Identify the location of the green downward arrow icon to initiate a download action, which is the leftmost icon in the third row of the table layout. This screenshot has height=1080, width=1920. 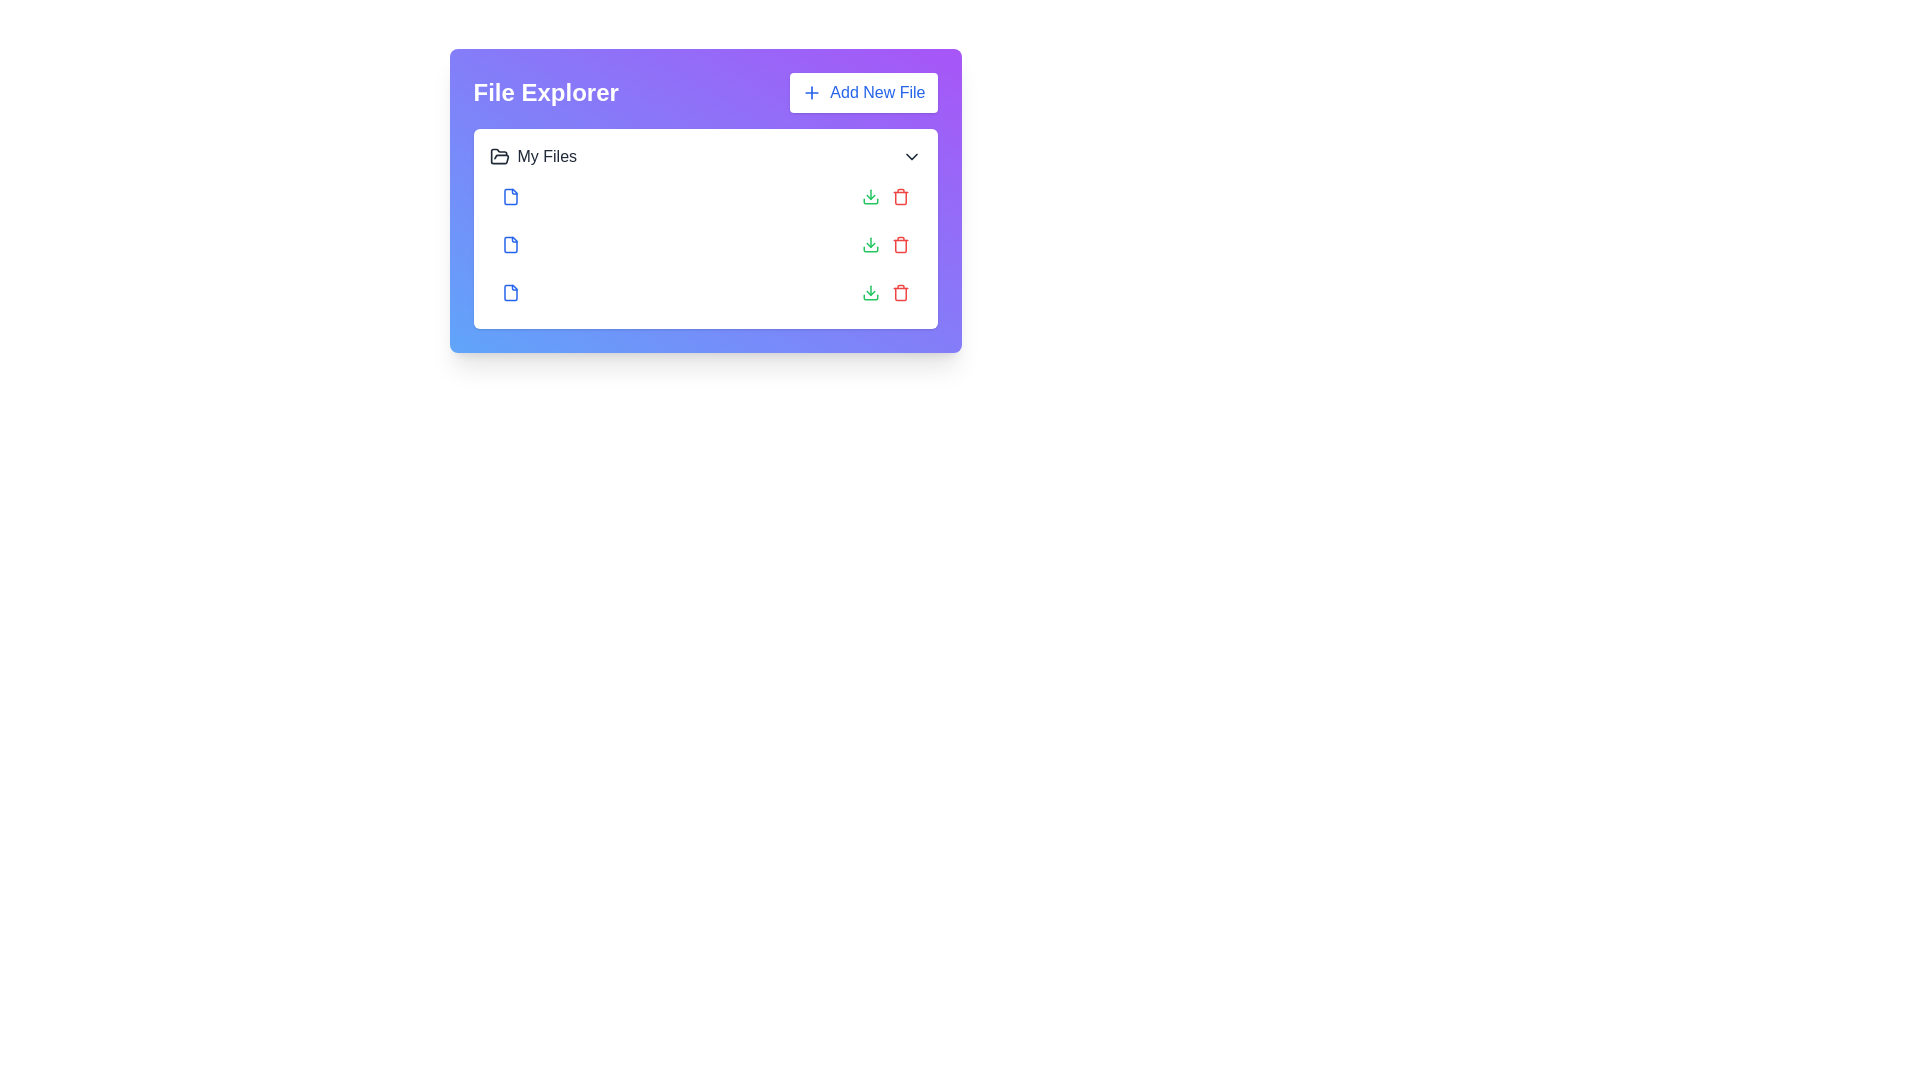
(870, 196).